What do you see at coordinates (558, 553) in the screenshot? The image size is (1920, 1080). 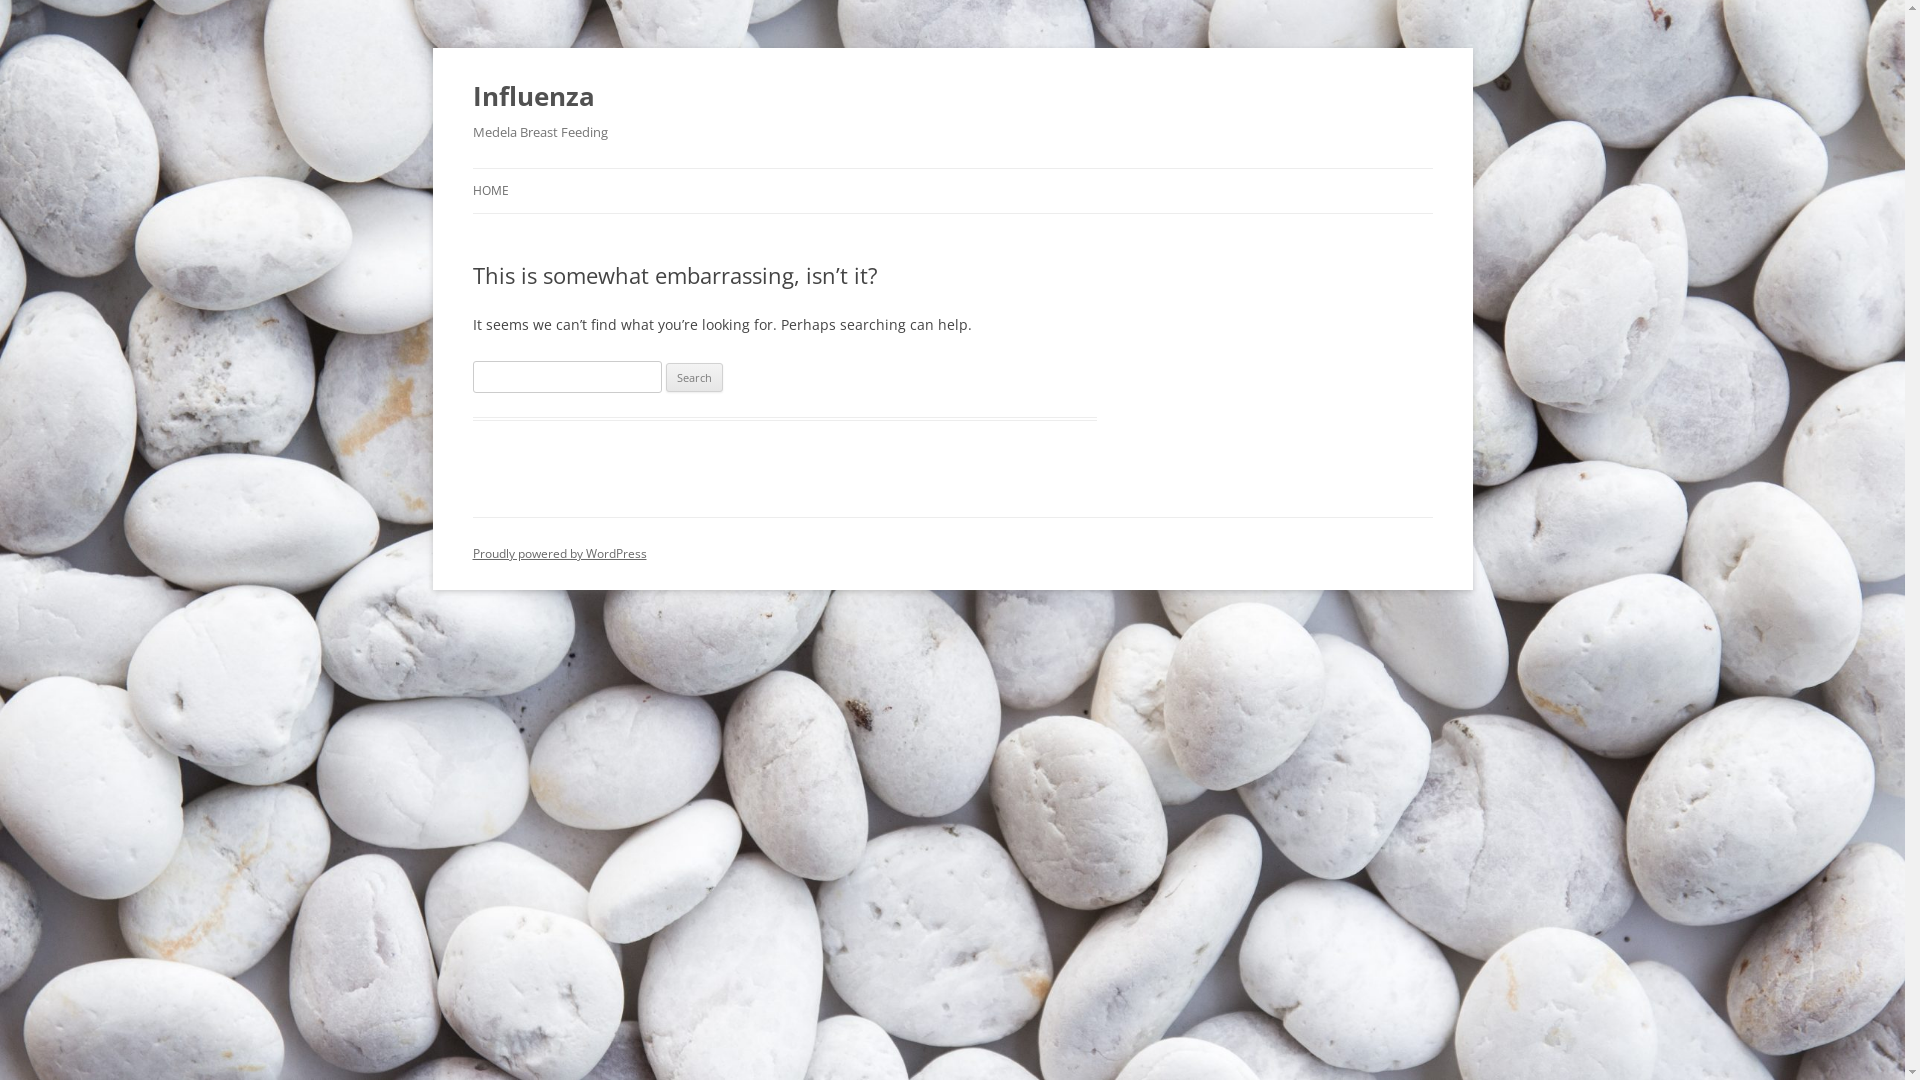 I see `'Proudly powered by WordPress'` at bounding box center [558, 553].